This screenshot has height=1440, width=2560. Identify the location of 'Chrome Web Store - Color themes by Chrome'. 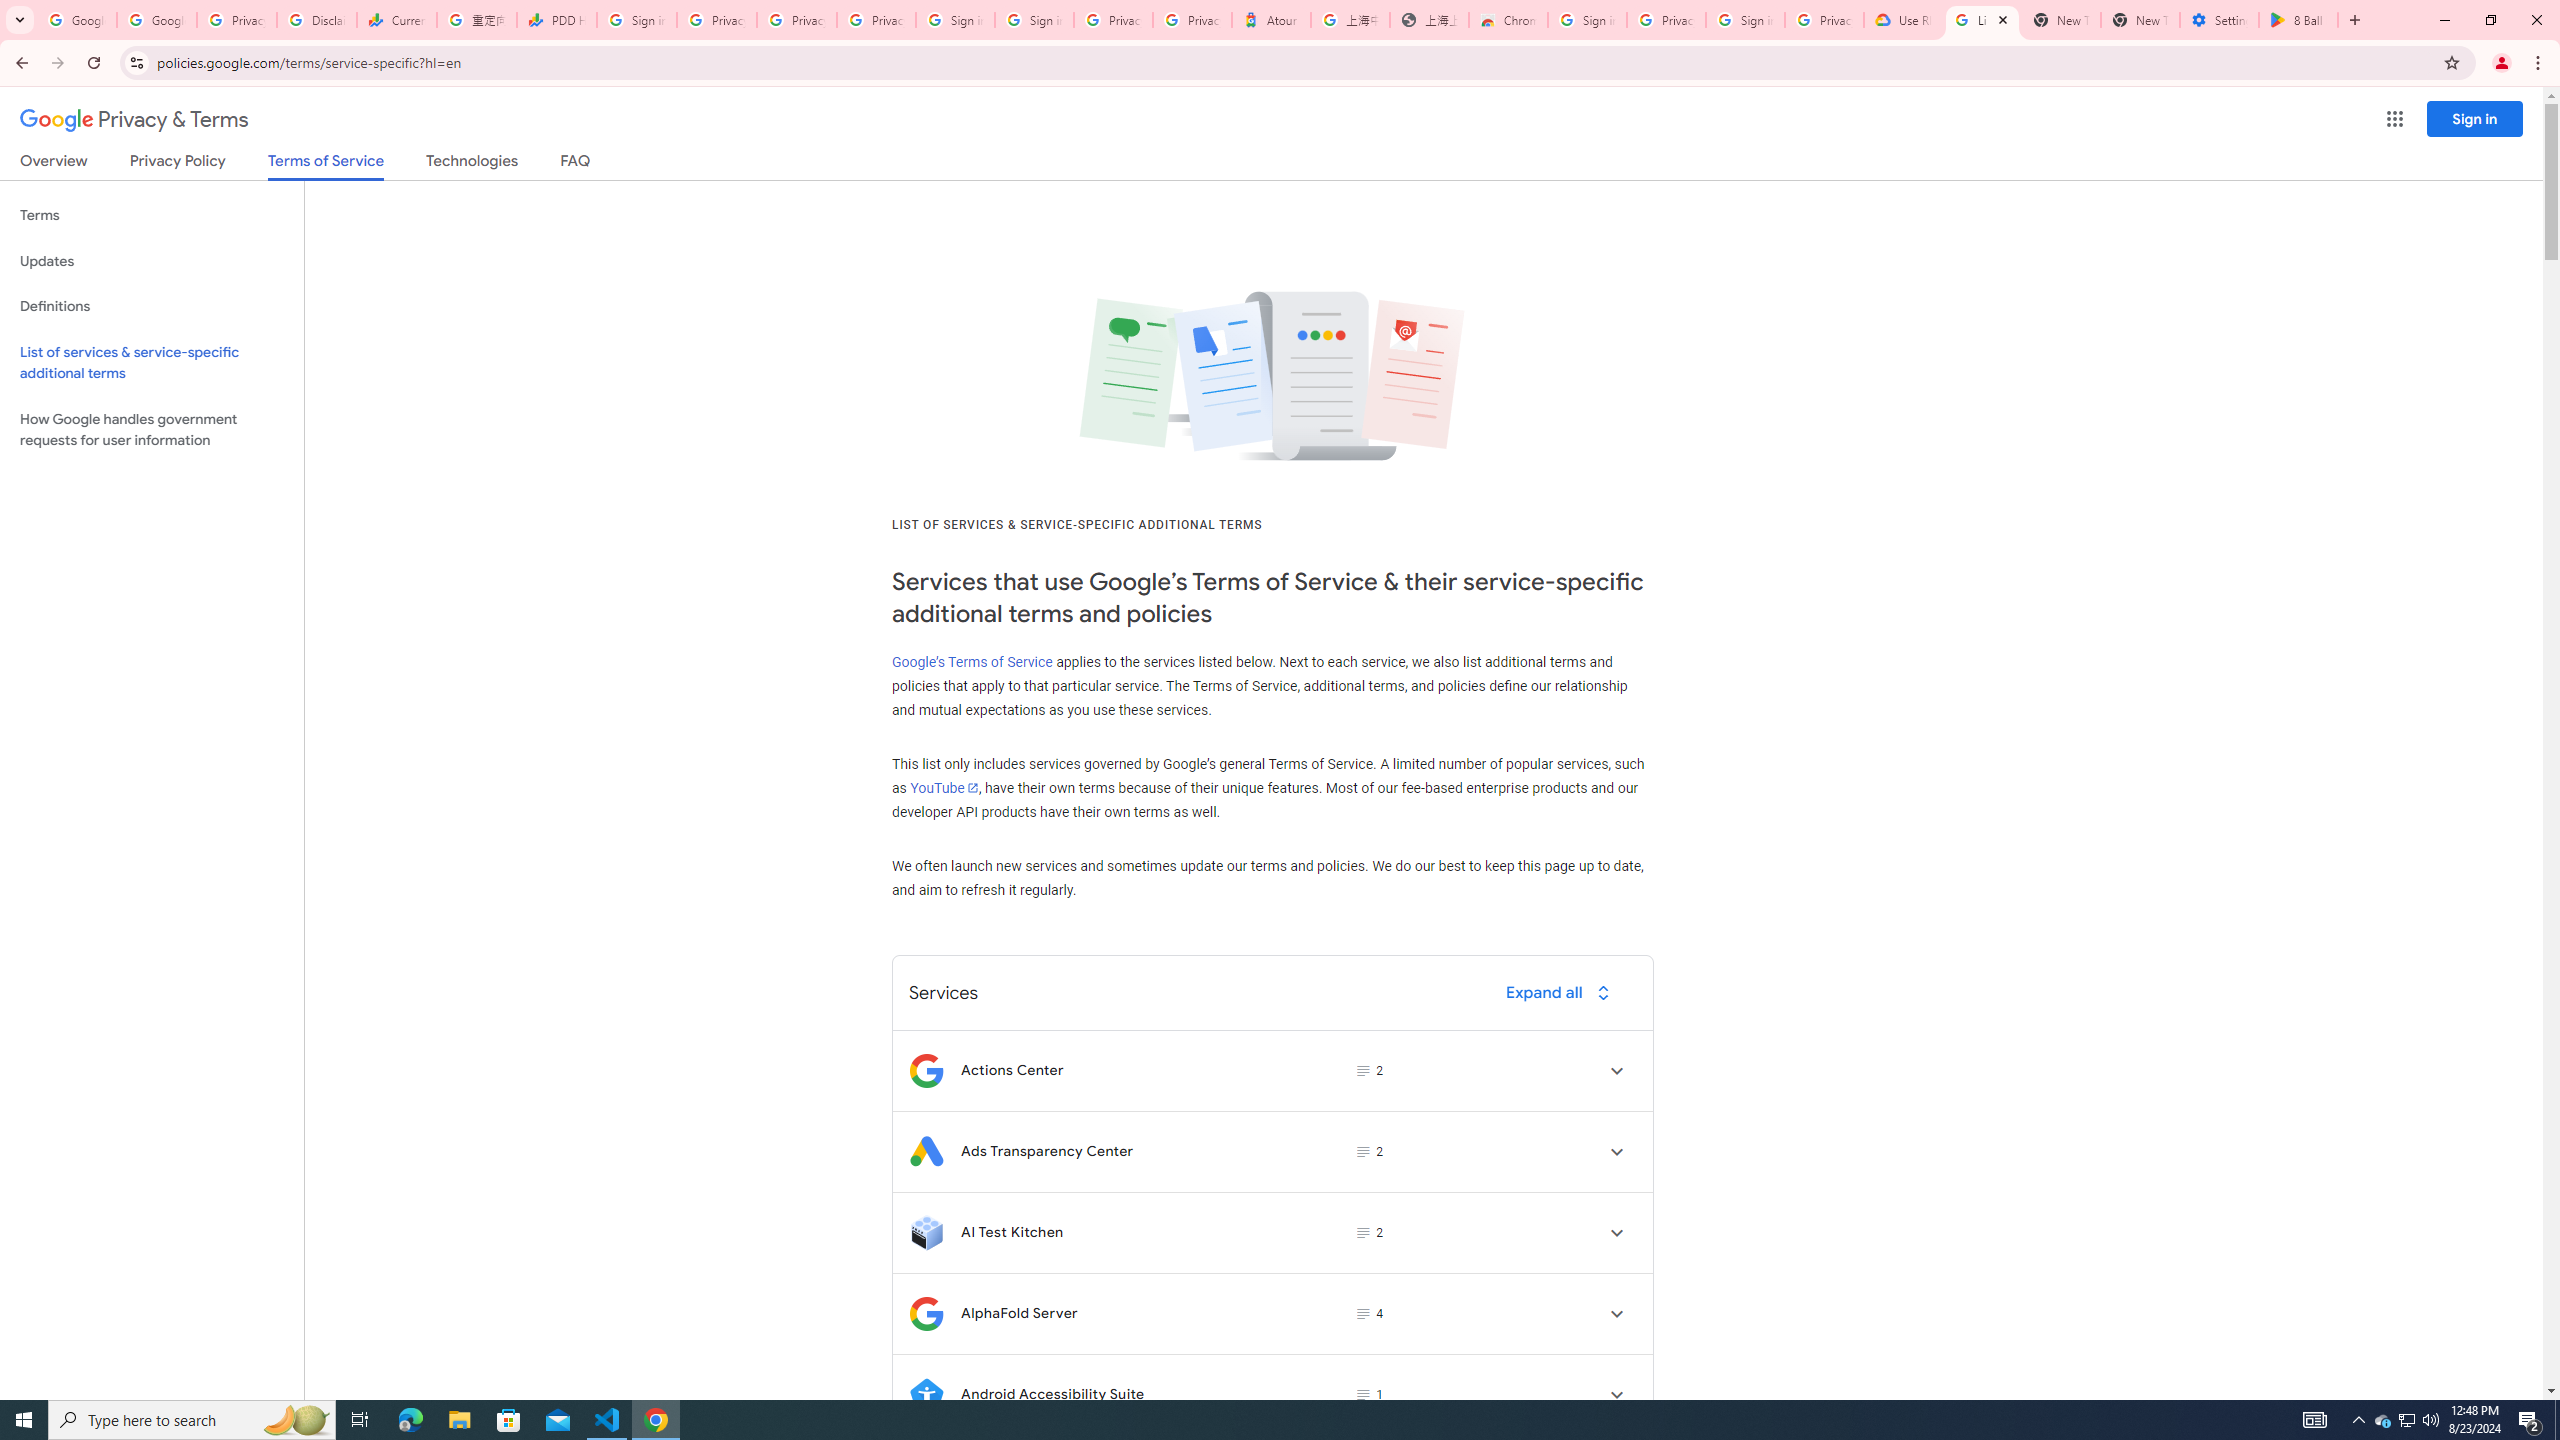
(1507, 19).